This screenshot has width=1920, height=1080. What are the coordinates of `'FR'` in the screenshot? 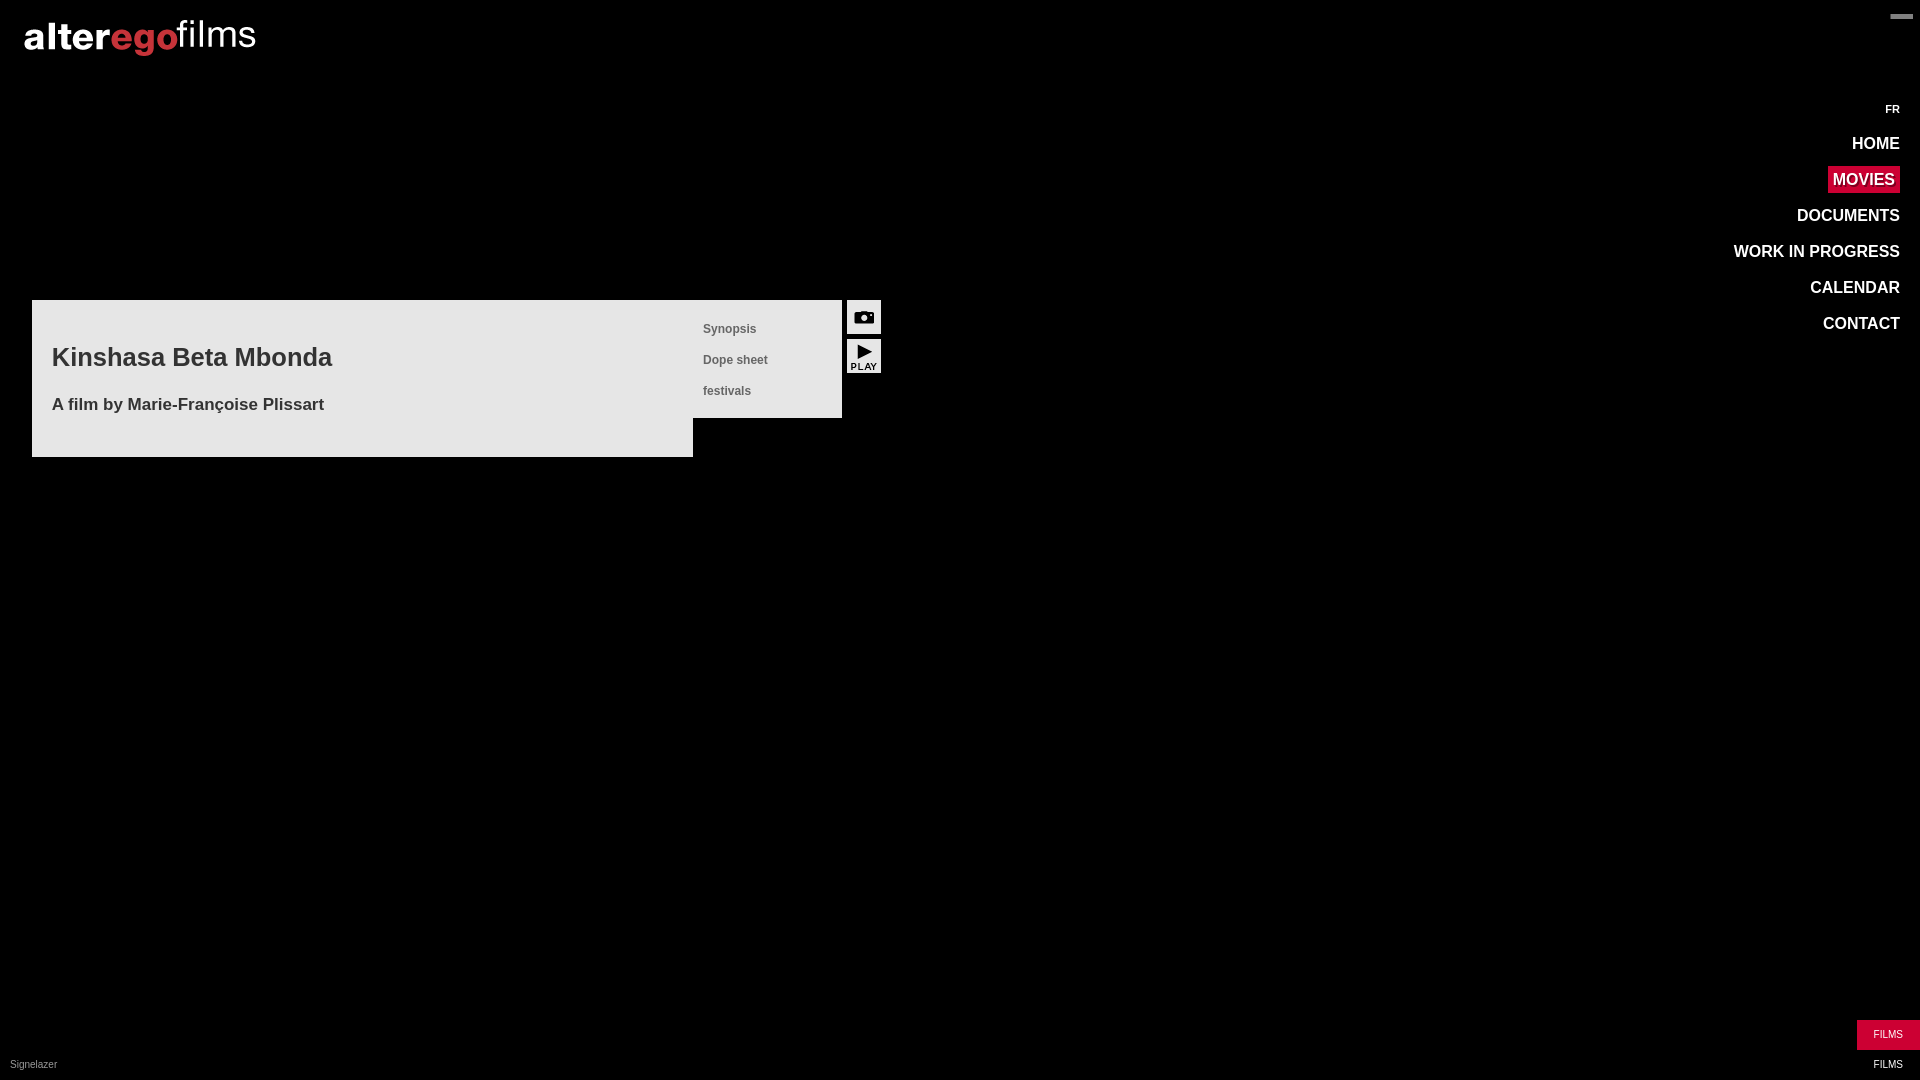 It's located at (1891, 108).